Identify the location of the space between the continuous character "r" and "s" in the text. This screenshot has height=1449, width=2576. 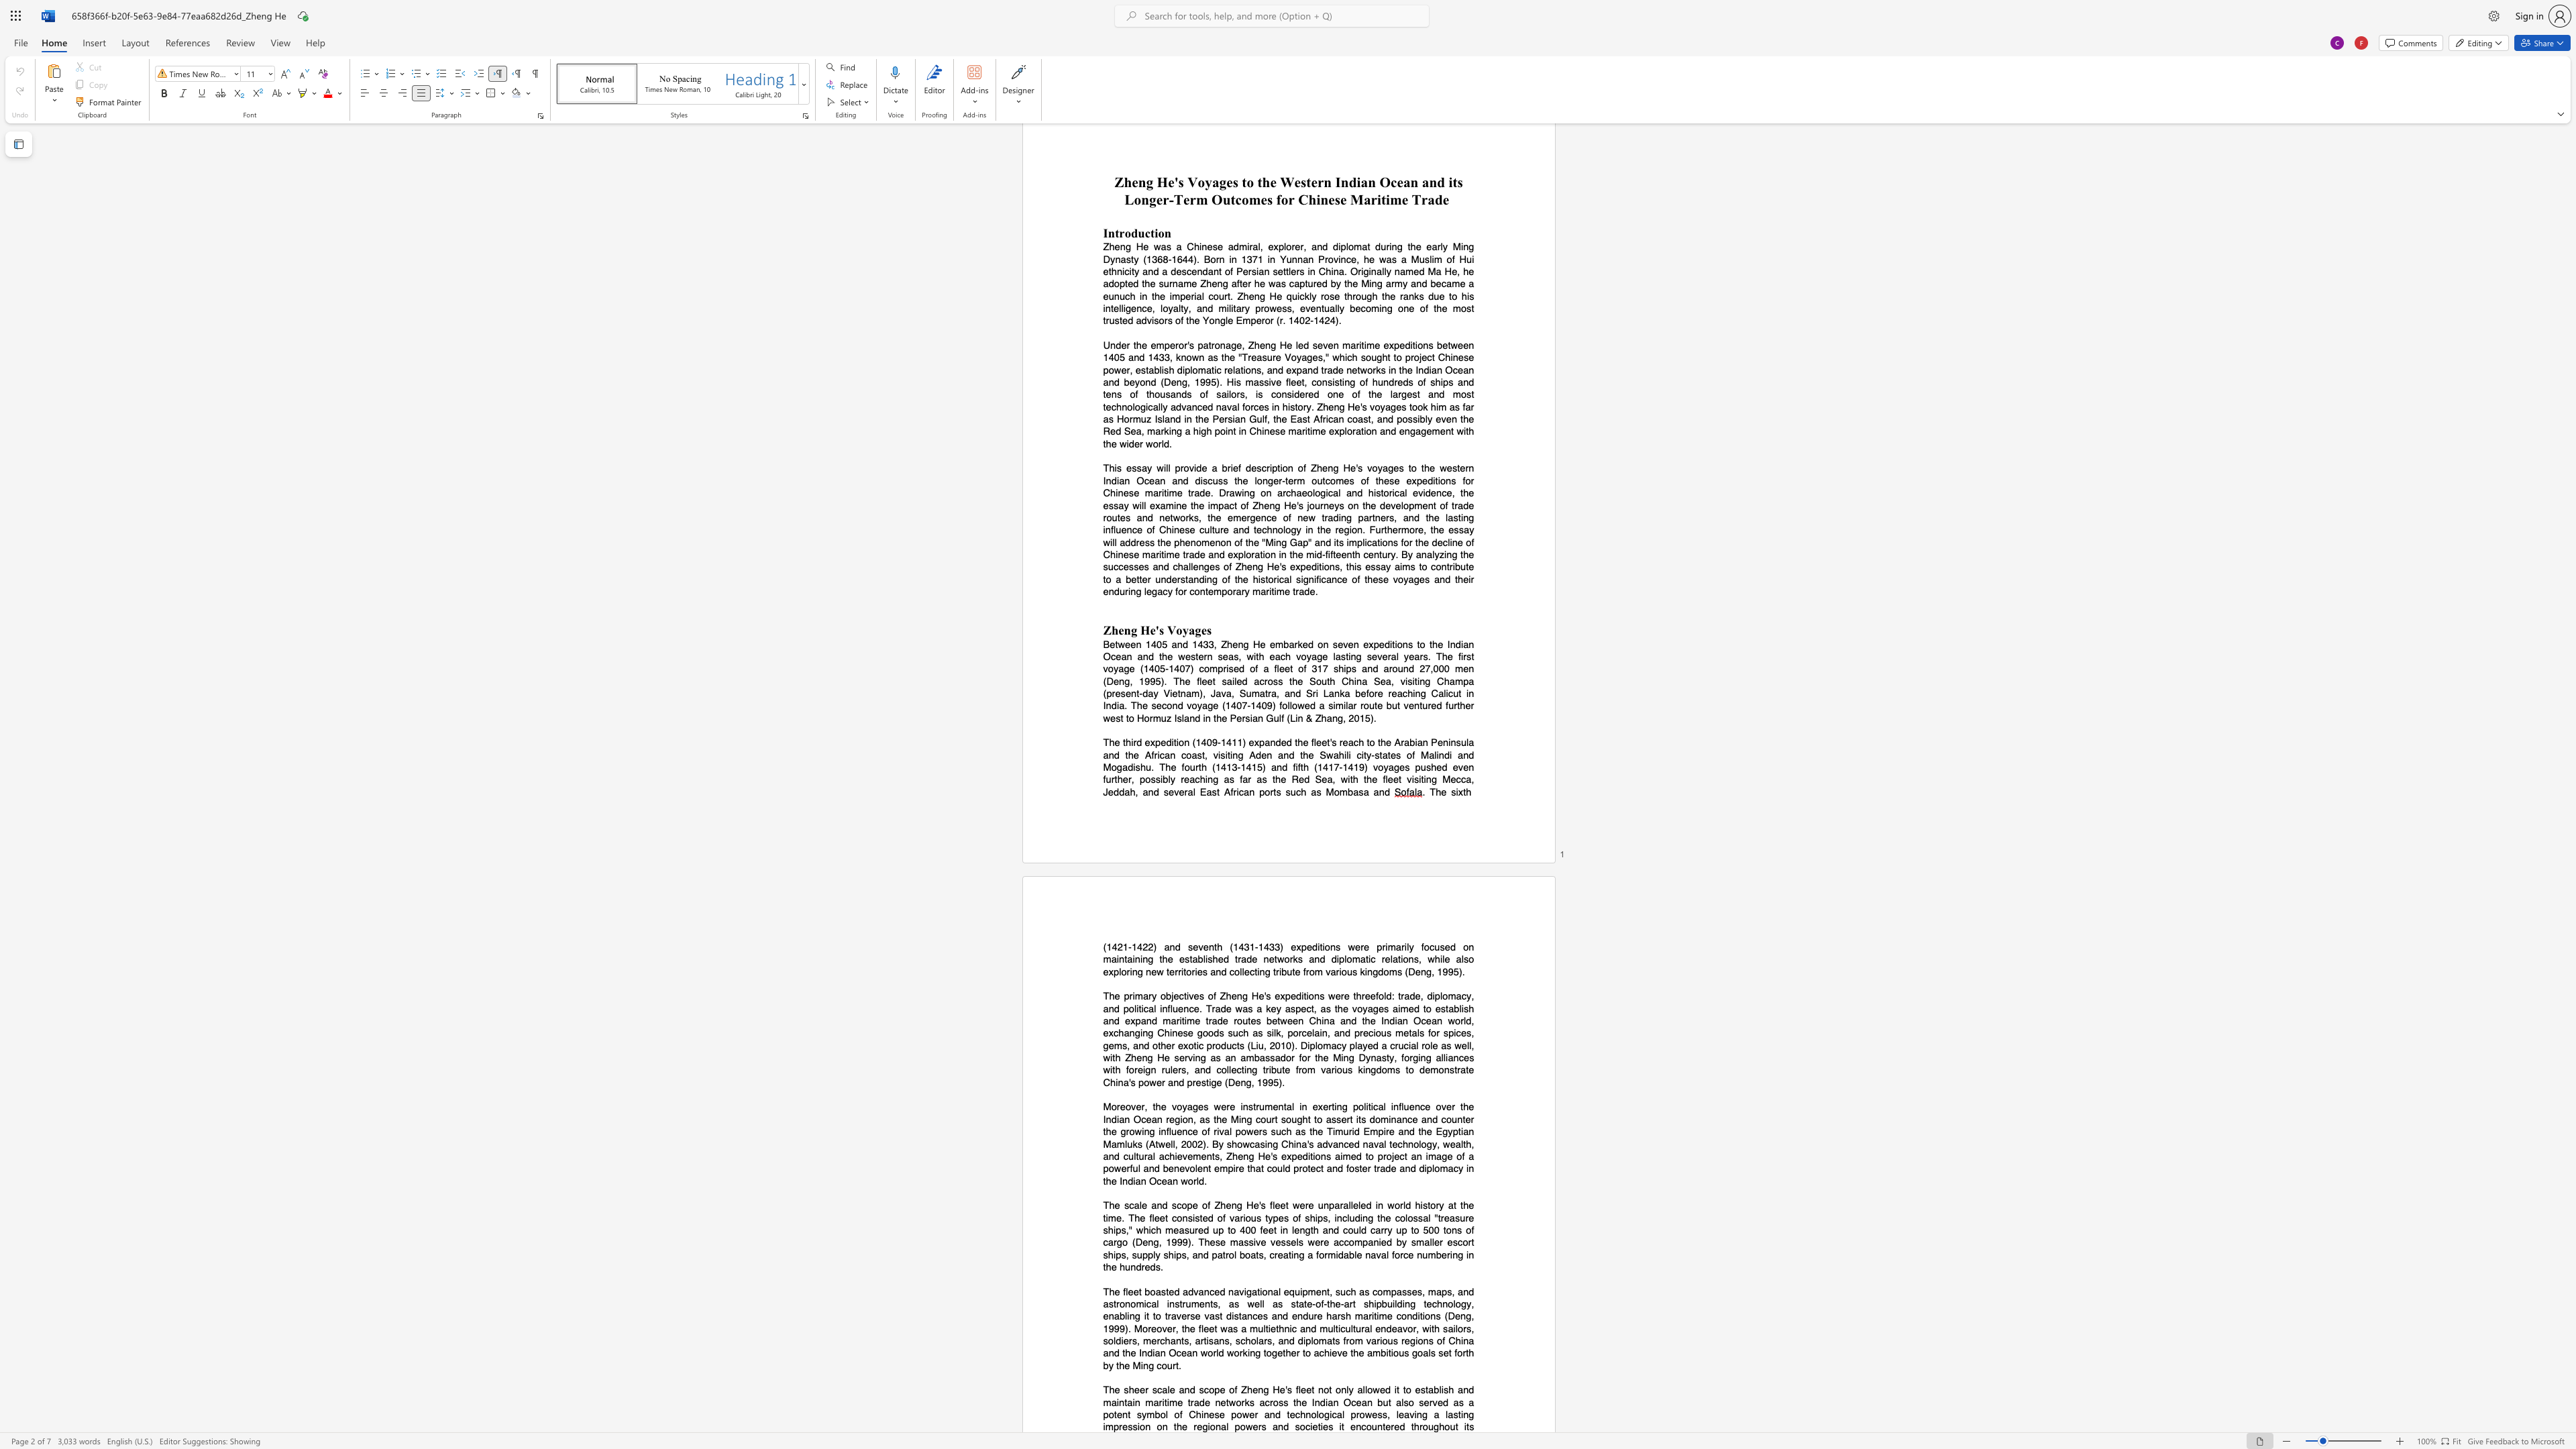
(1261, 1426).